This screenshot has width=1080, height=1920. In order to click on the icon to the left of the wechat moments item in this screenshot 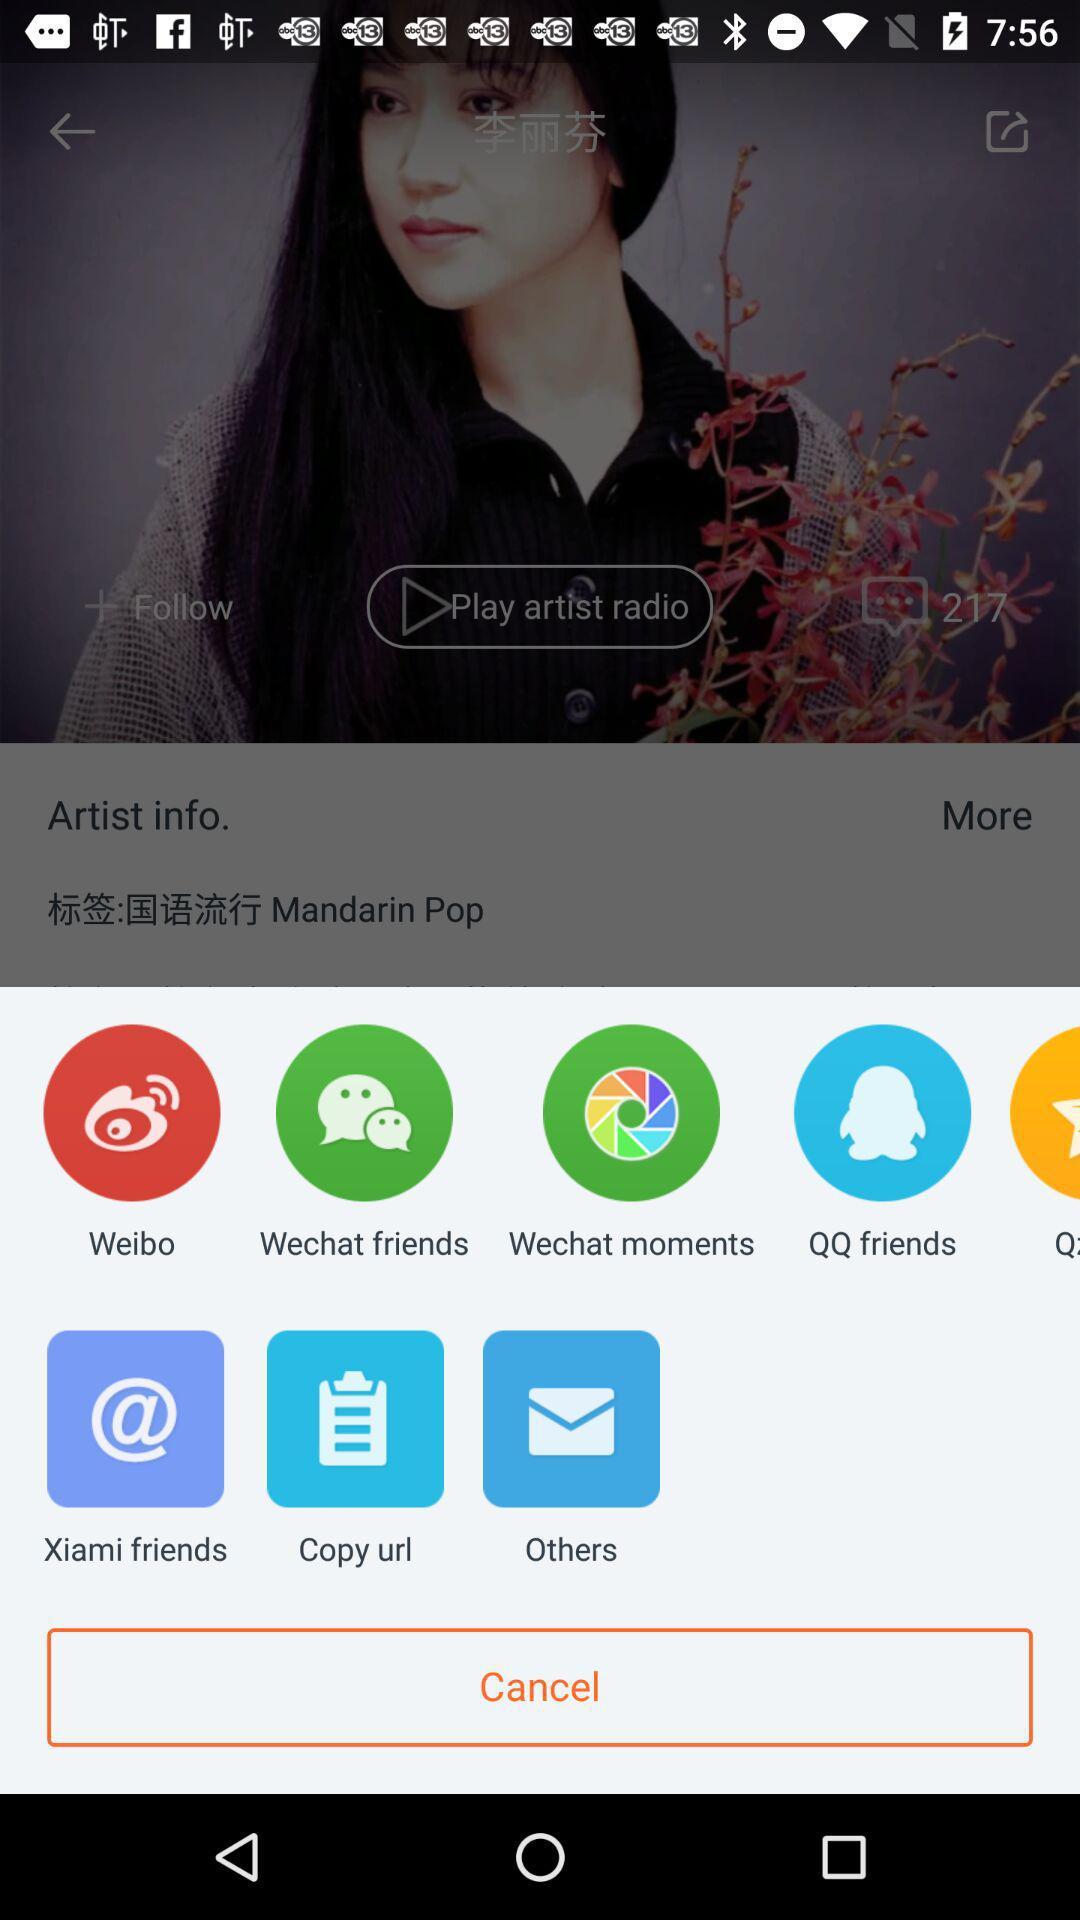, I will do `click(364, 1144)`.